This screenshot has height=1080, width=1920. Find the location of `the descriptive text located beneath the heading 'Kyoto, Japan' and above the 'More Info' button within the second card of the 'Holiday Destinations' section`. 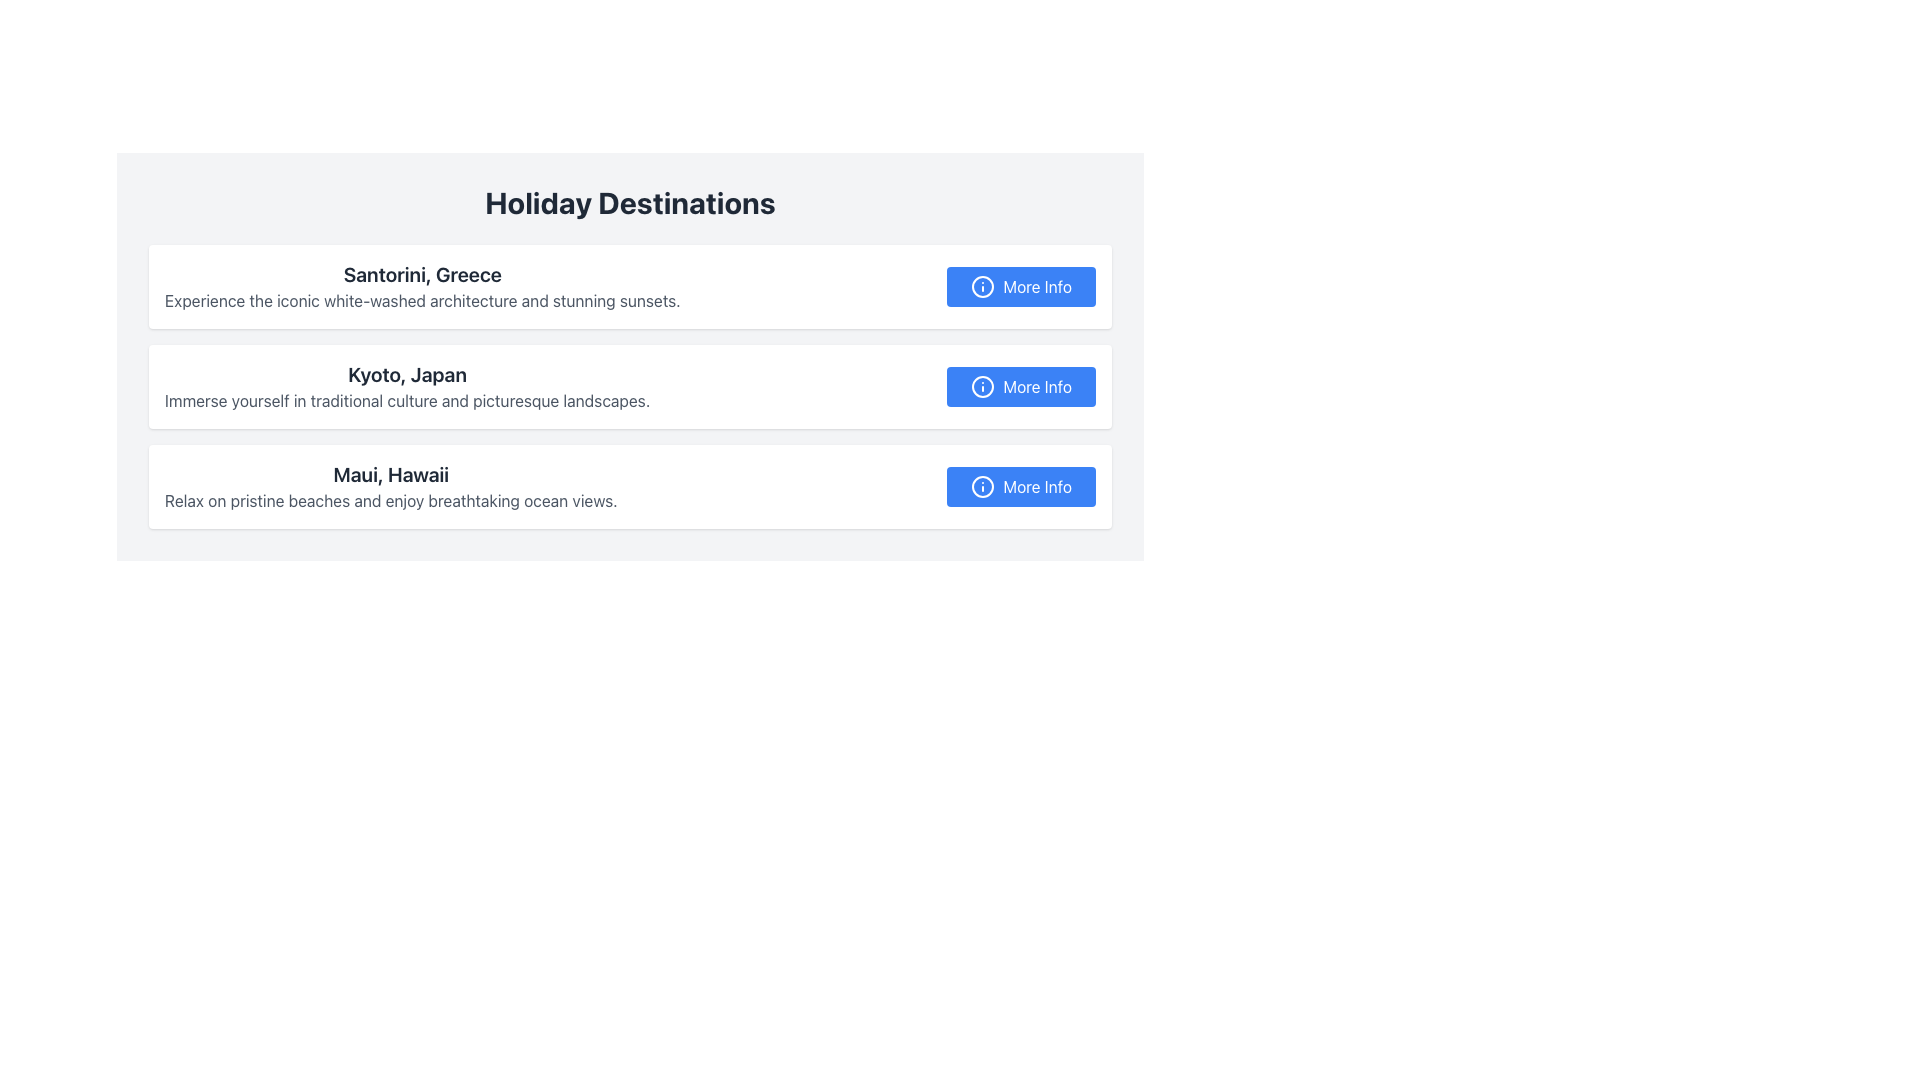

the descriptive text located beneath the heading 'Kyoto, Japan' and above the 'More Info' button within the second card of the 'Holiday Destinations' section is located at coordinates (406, 401).